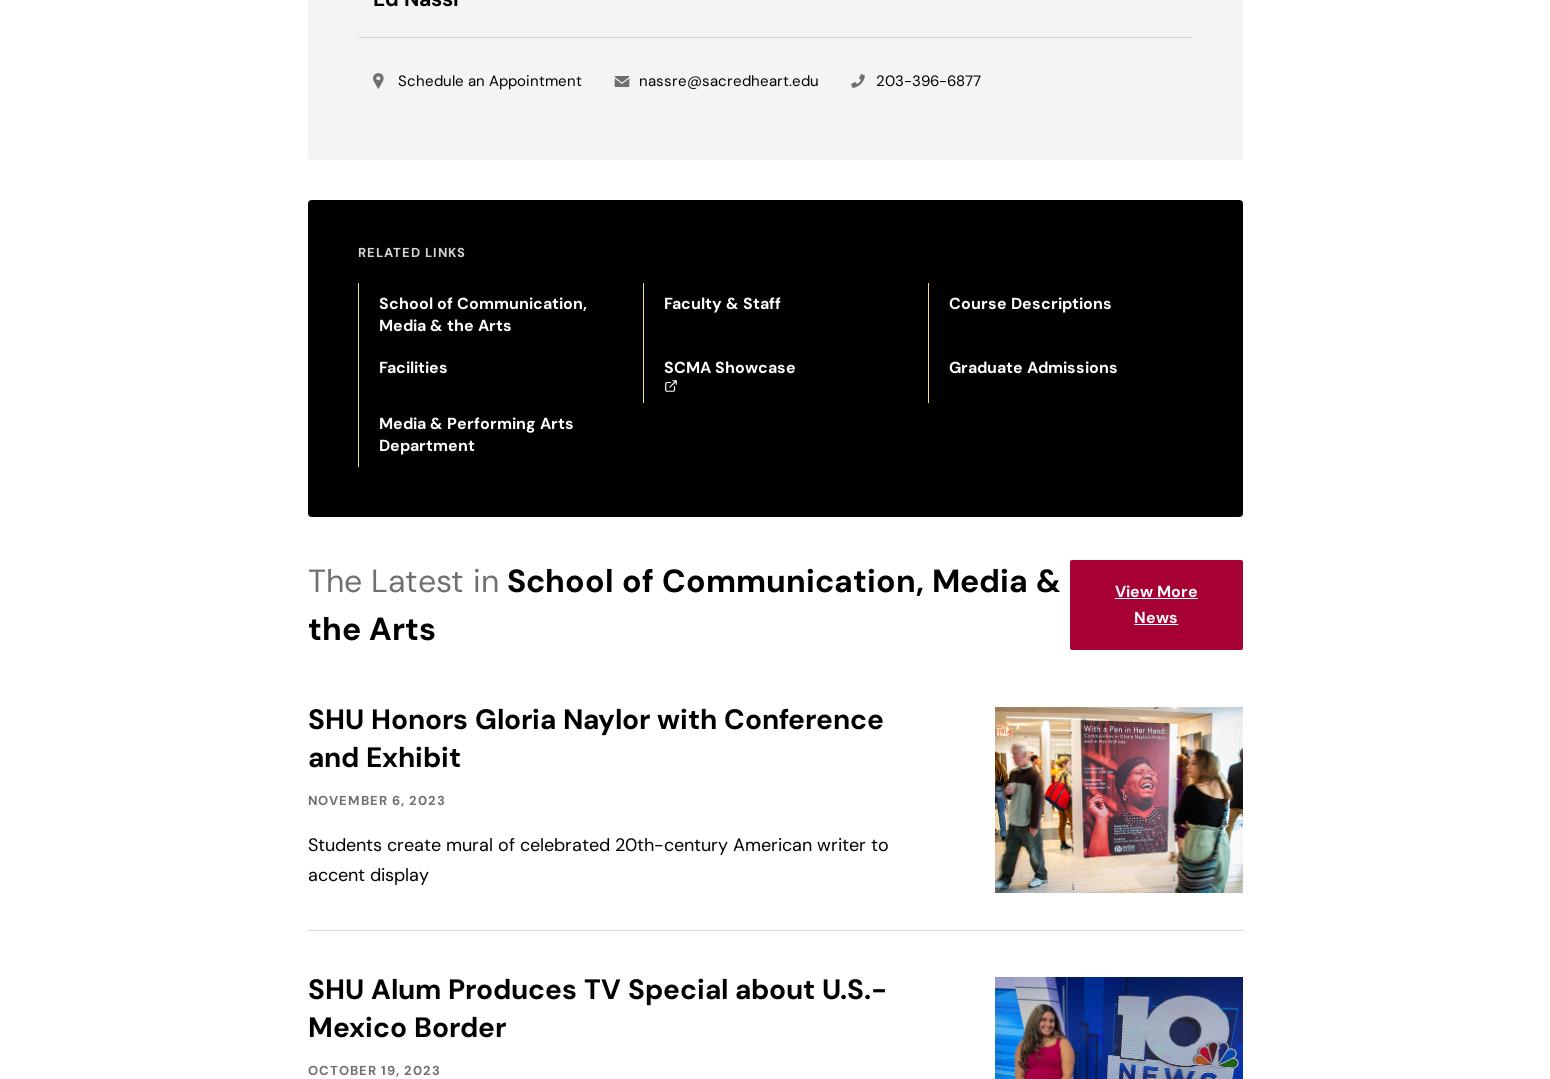  I want to click on 'nassre@sacredheart.edu', so click(728, 80).